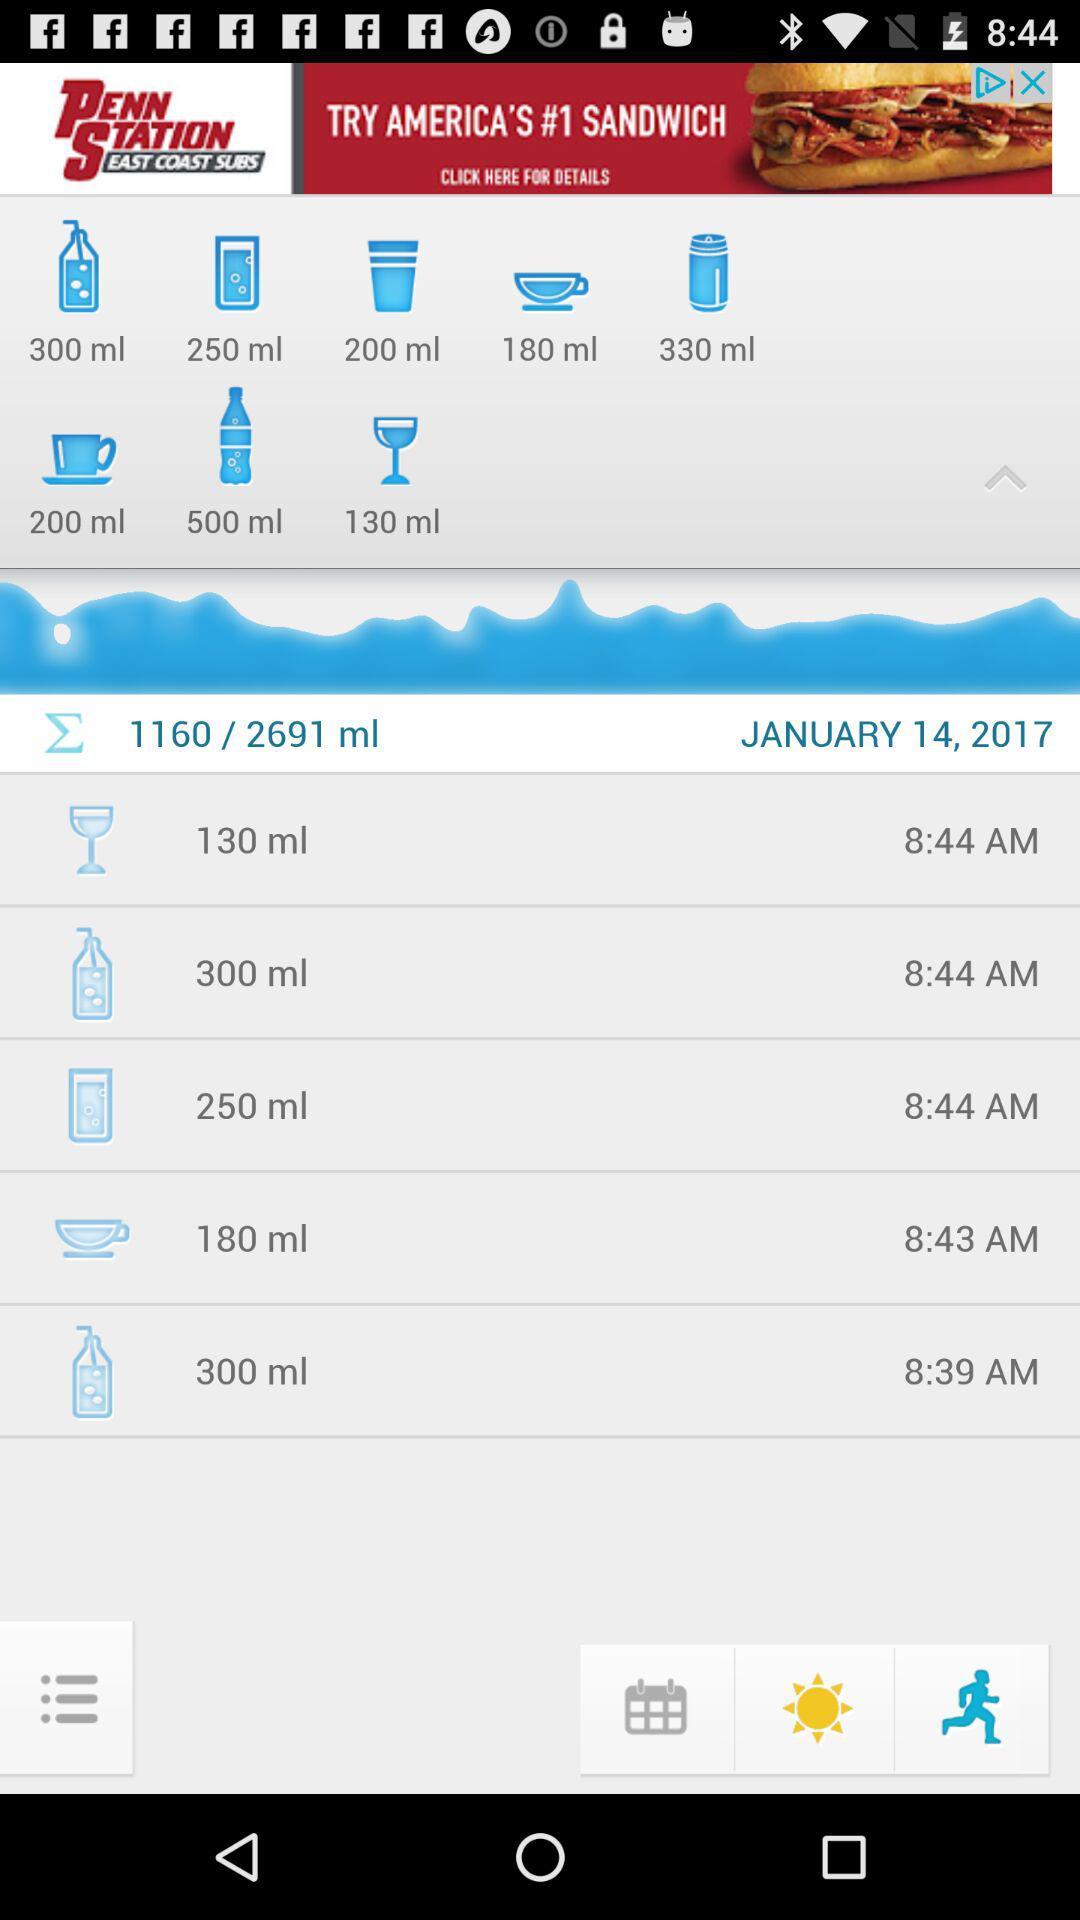  I want to click on the cup icon below glass icon, so click(91, 1237).